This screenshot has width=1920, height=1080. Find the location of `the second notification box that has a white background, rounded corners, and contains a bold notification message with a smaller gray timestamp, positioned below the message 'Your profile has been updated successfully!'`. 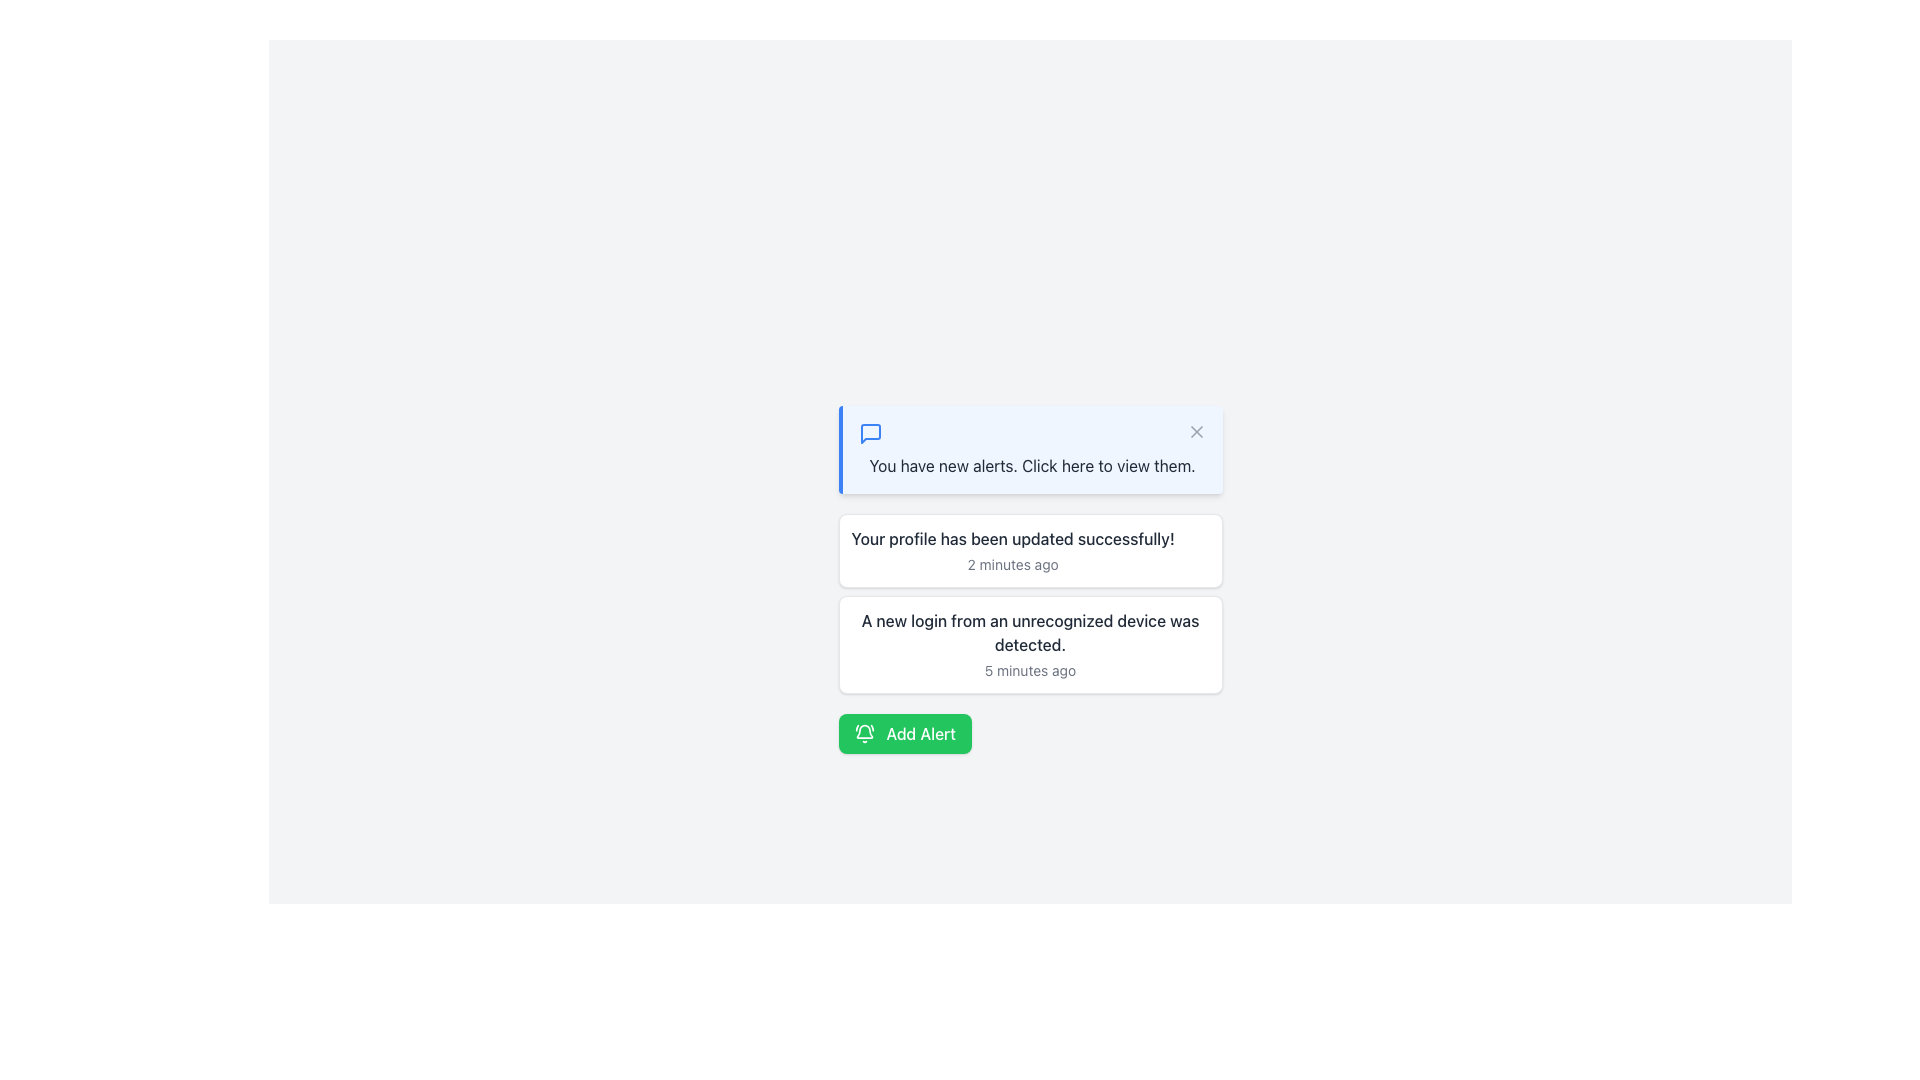

the second notification box that has a white background, rounded corners, and contains a bold notification message with a smaller gray timestamp, positioned below the message 'Your profile has been updated successfully!' is located at coordinates (1030, 644).